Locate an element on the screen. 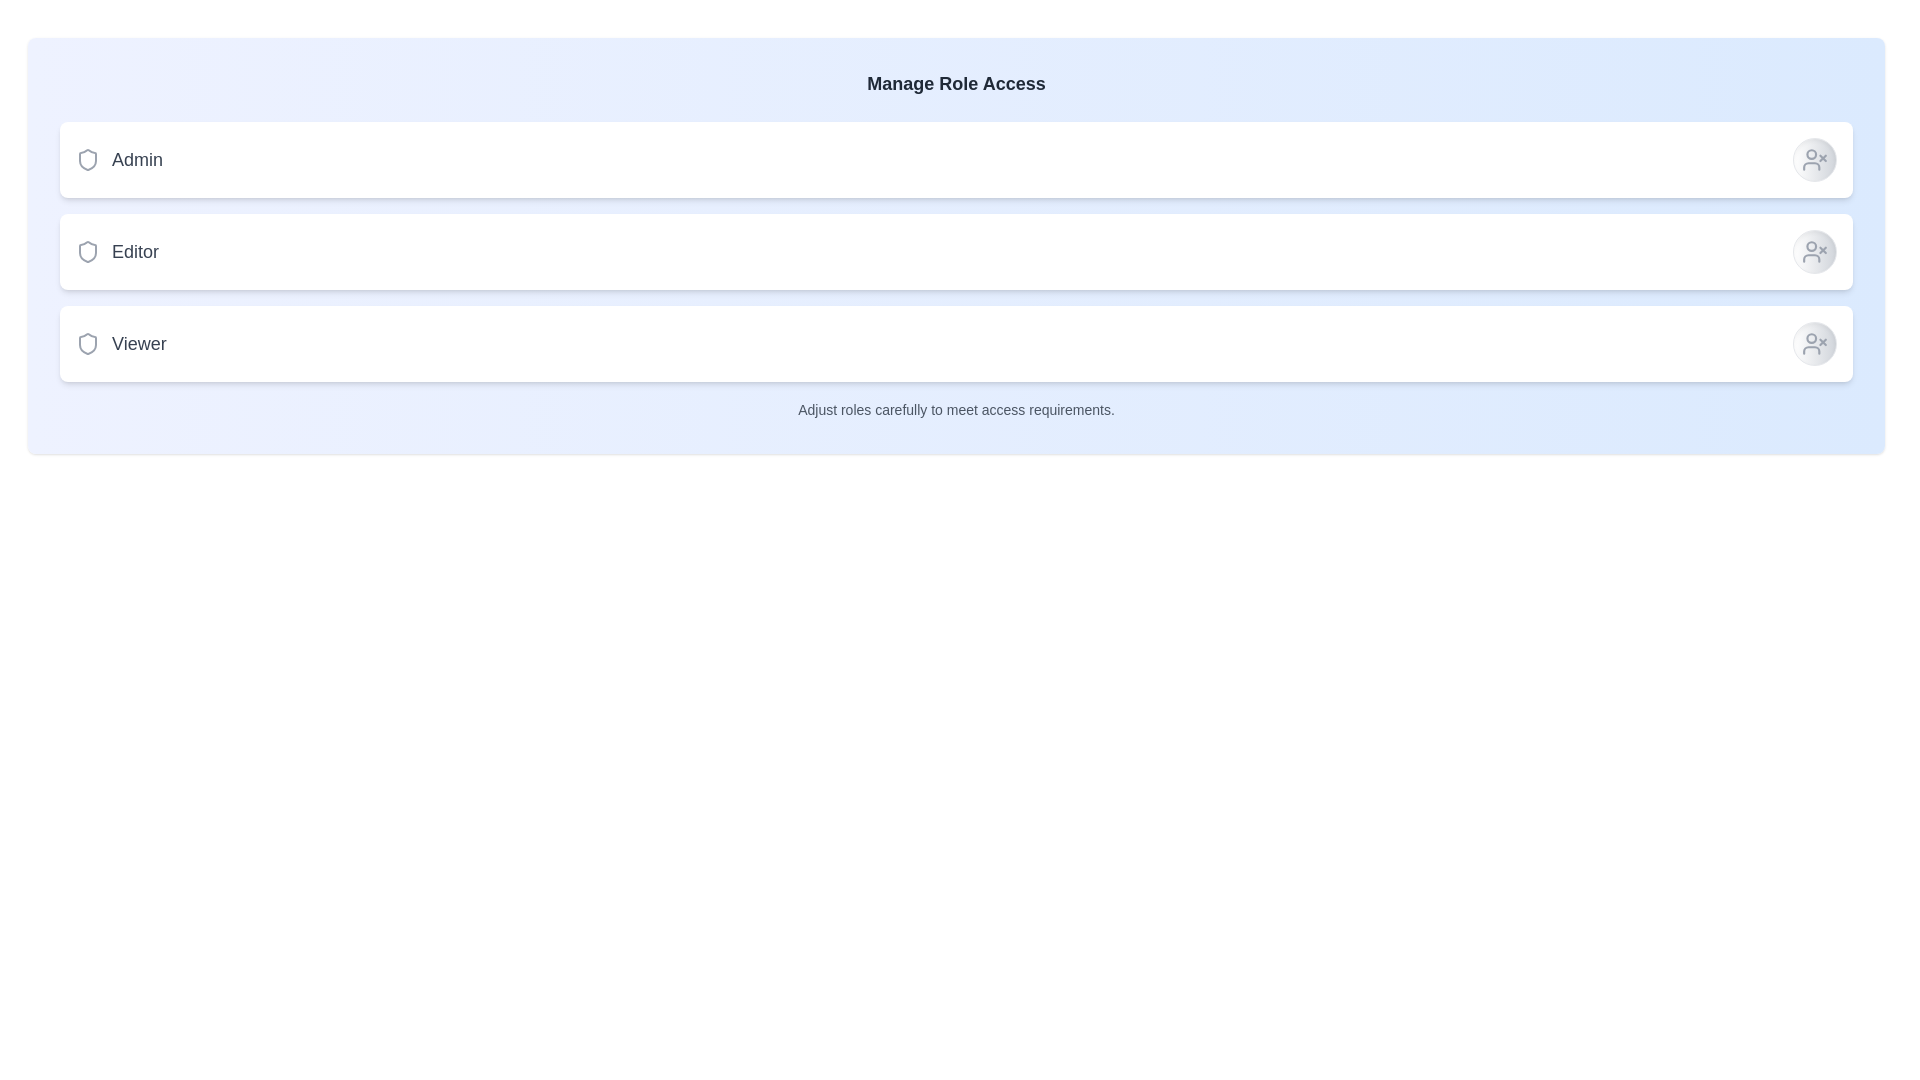  the shield icon, which is the third item in the vertical list of role access options, located to the left of the 'Viewer' role label is located at coordinates (86, 342).